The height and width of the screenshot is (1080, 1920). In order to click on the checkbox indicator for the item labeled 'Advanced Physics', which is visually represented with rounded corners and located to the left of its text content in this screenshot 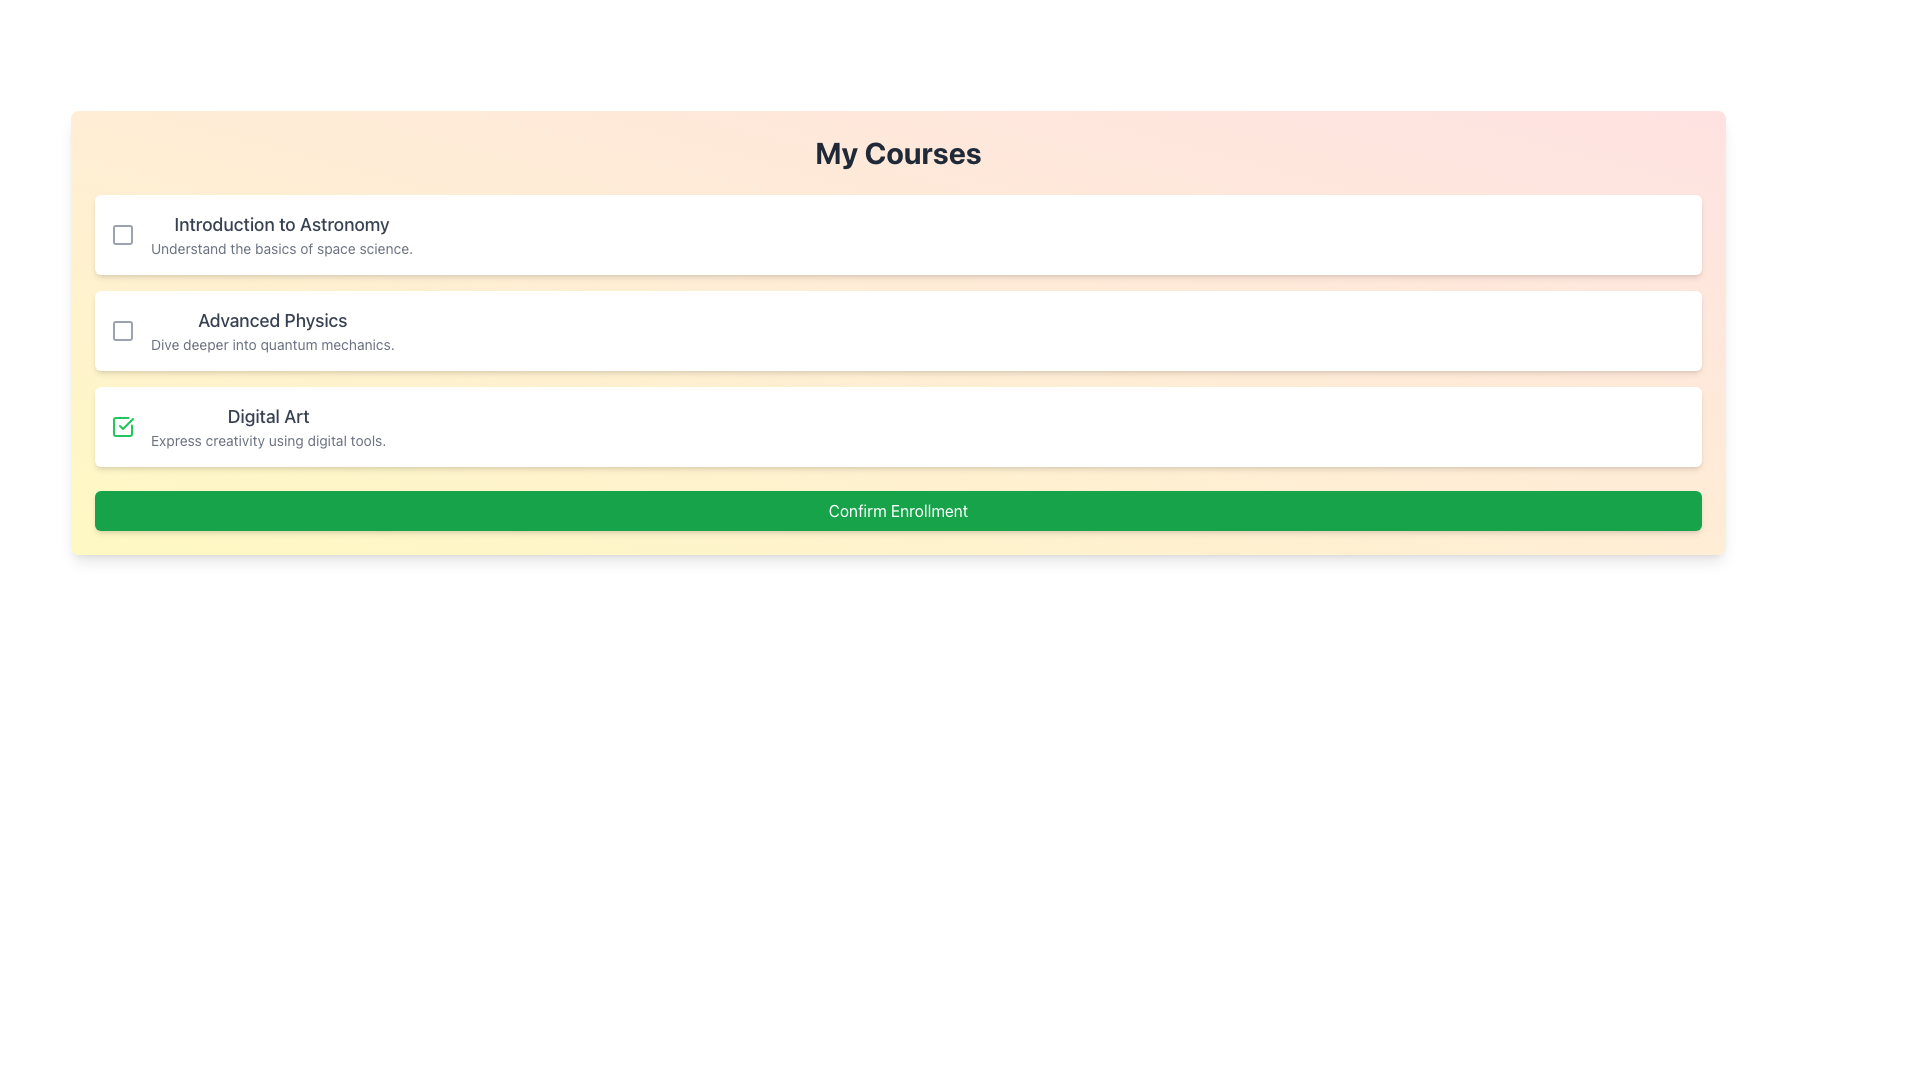, I will do `click(122, 330)`.